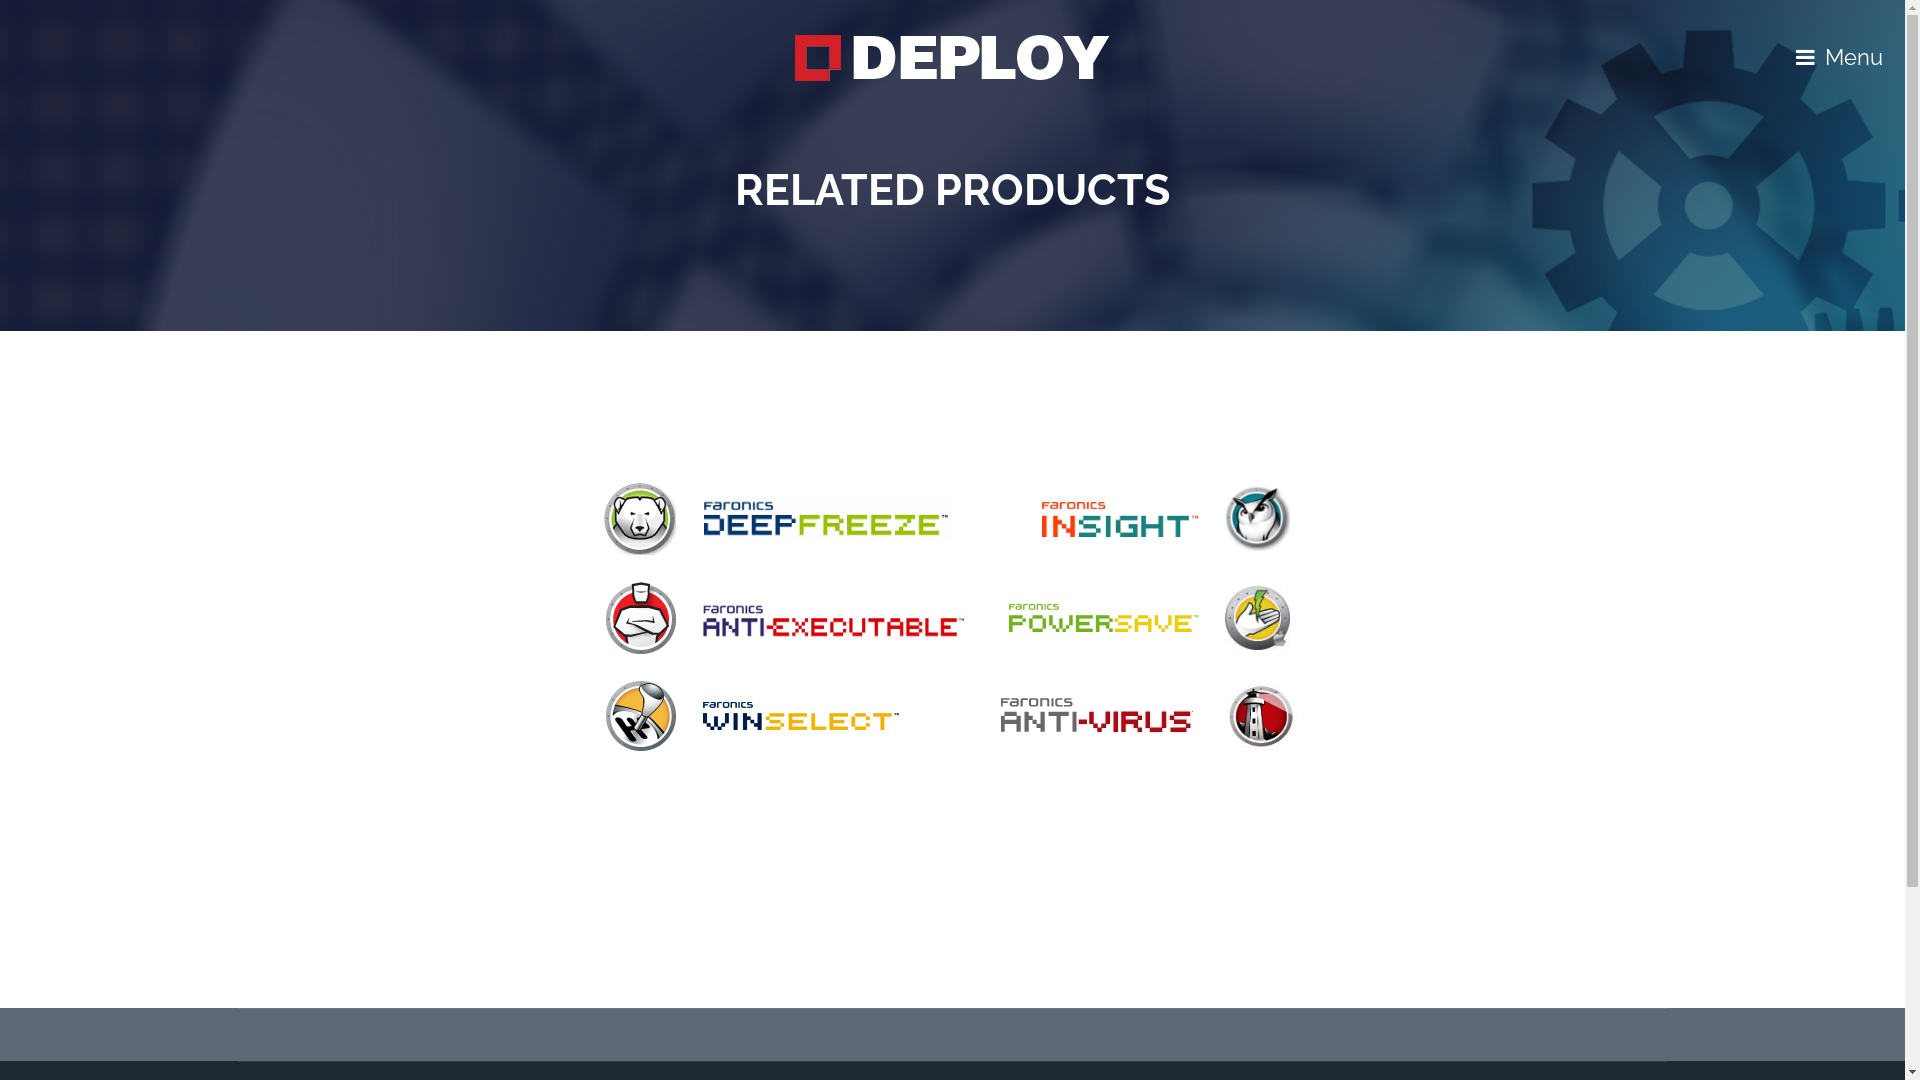  I want to click on 'Menu', so click(1839, 56).